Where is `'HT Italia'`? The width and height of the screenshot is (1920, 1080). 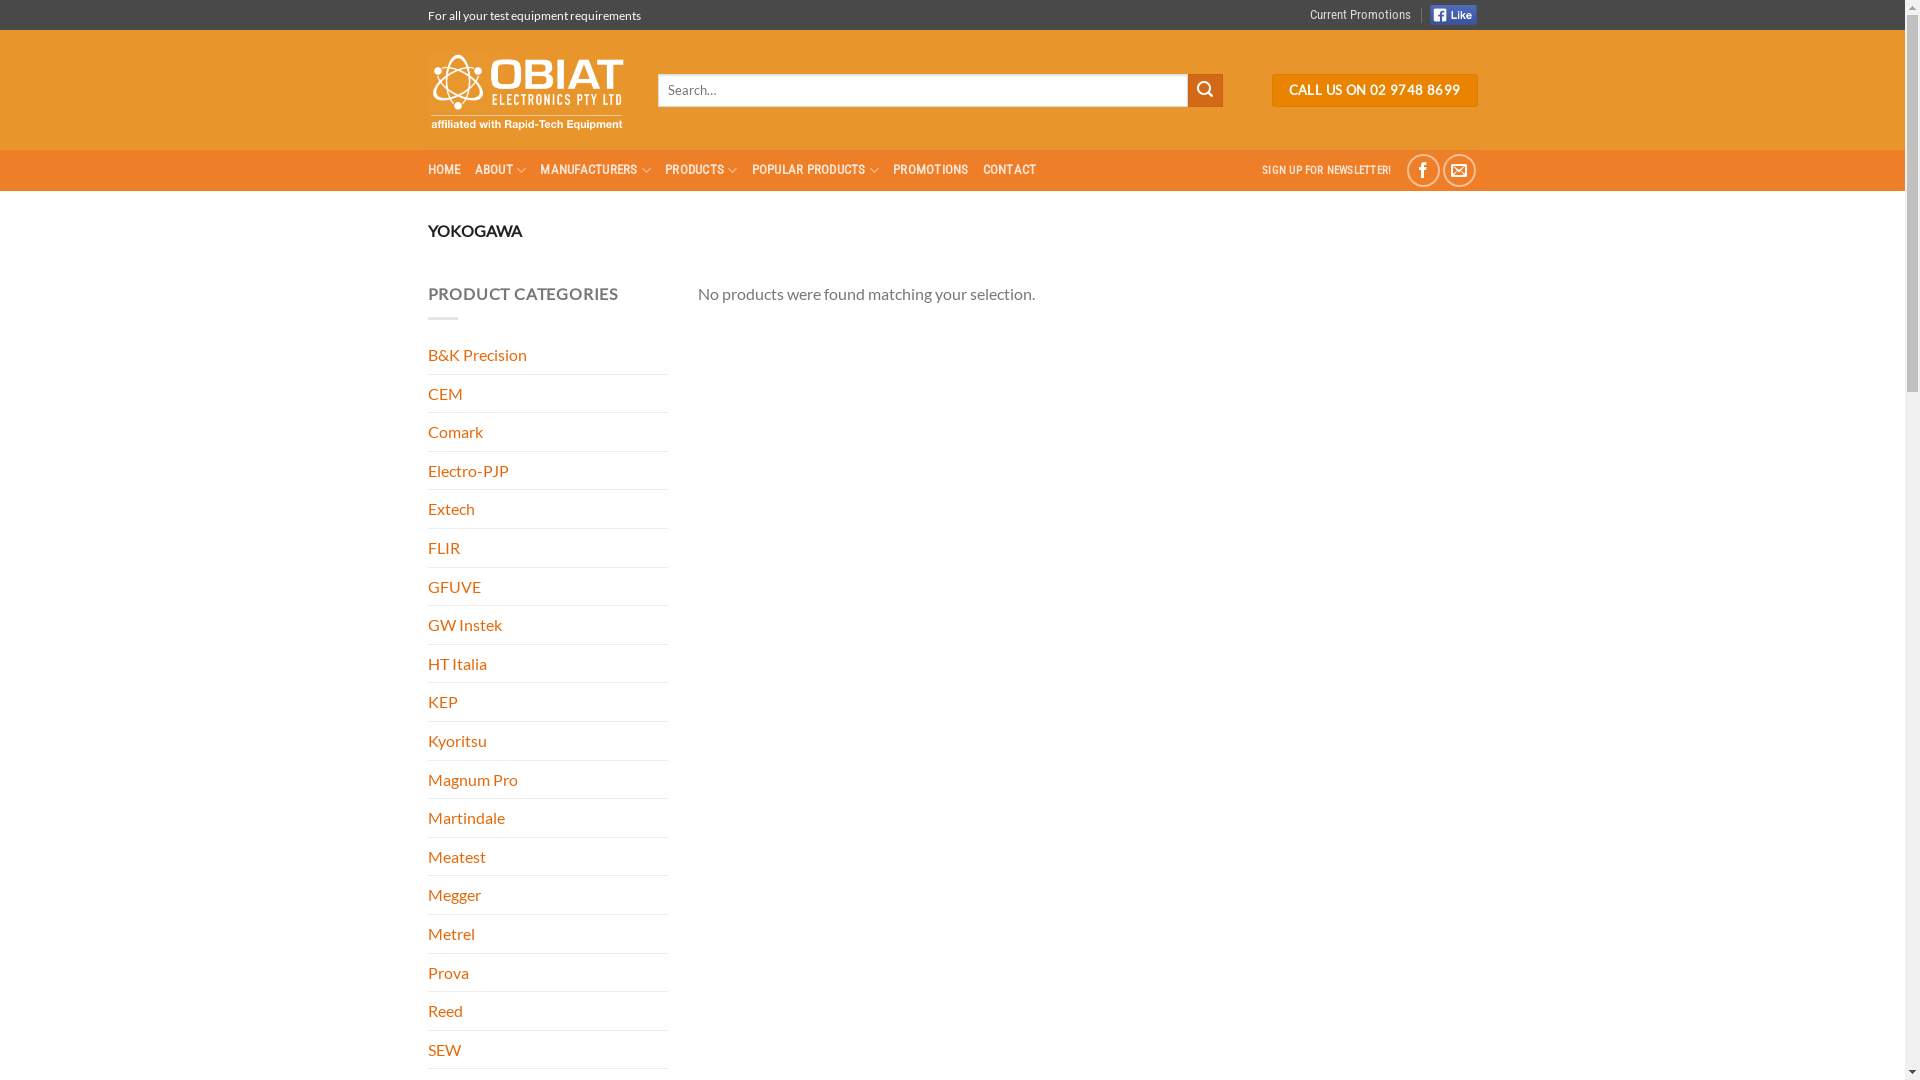 'HT Italia' is located at coordinates (426, 663).